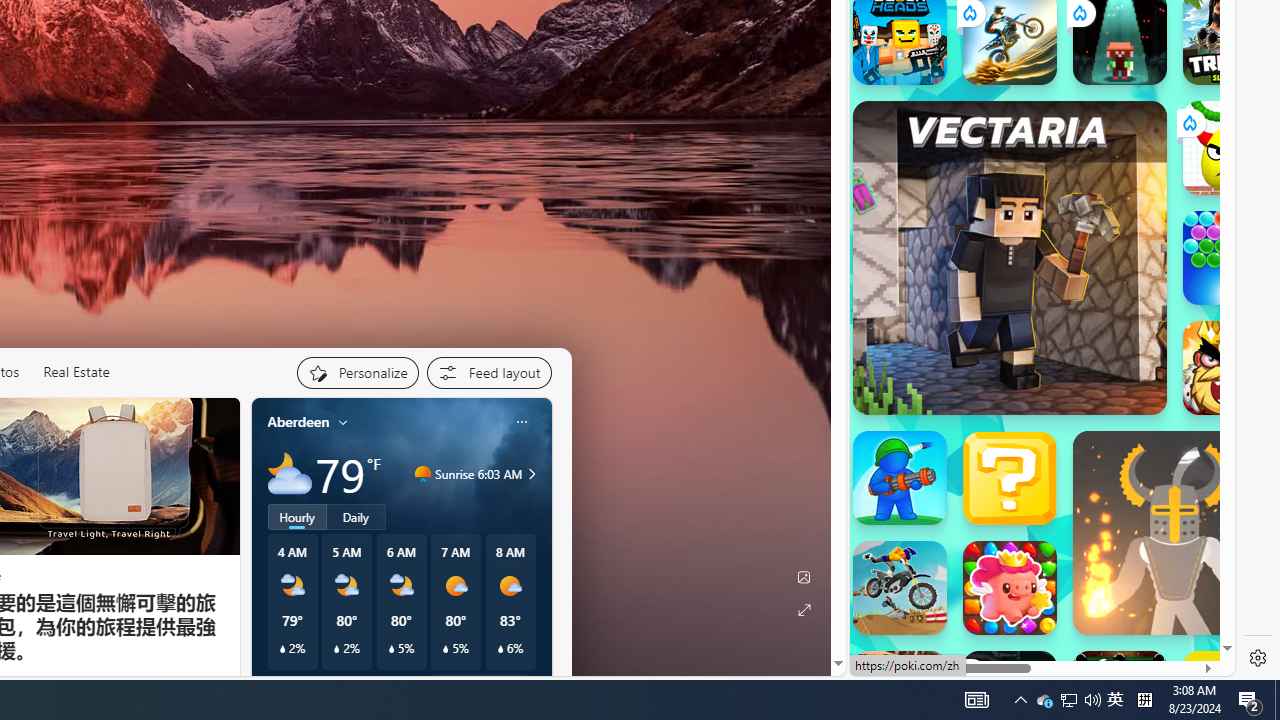 The image size is (1280, 720). What do you see at coordinates (898, 586) in the screenshot?
I see `'Crazy Bikes'` at bounding box center [898, 586].